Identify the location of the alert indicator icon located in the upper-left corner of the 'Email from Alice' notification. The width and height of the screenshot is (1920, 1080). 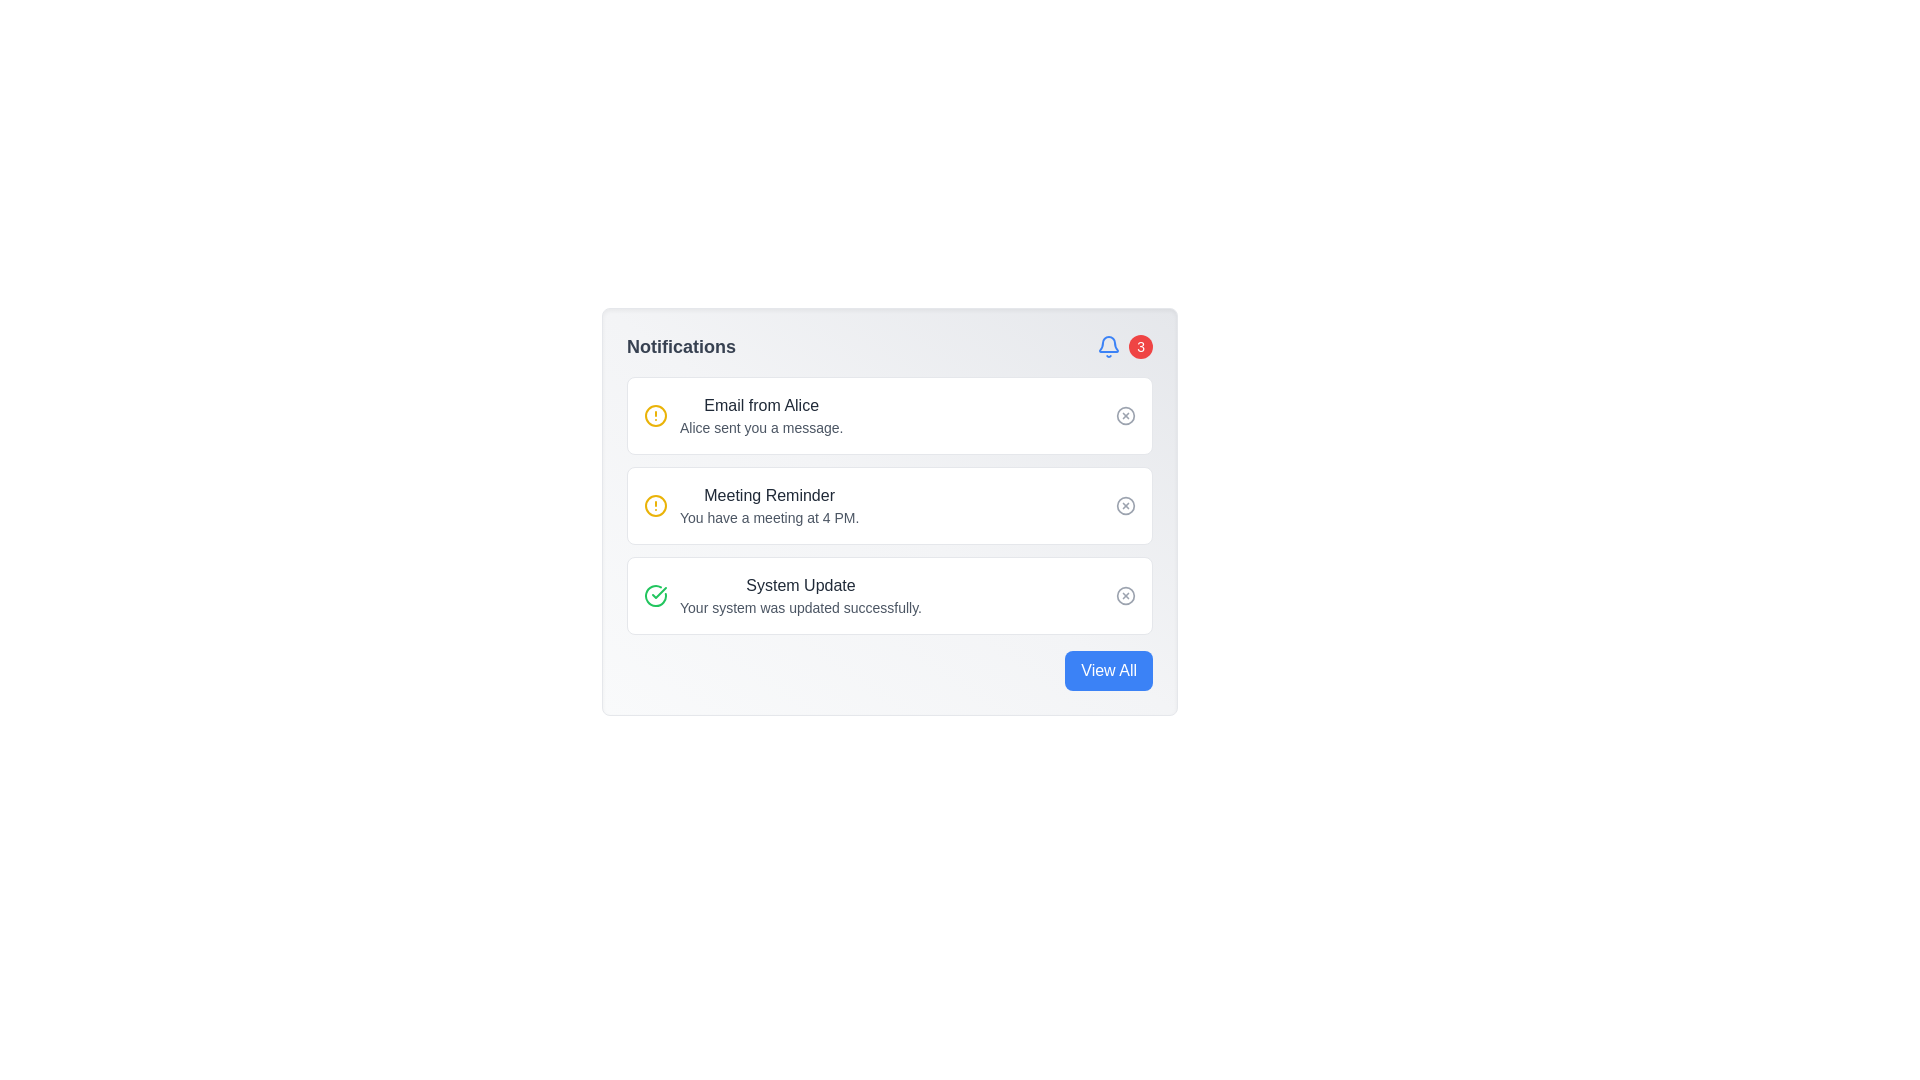
(656, 415).